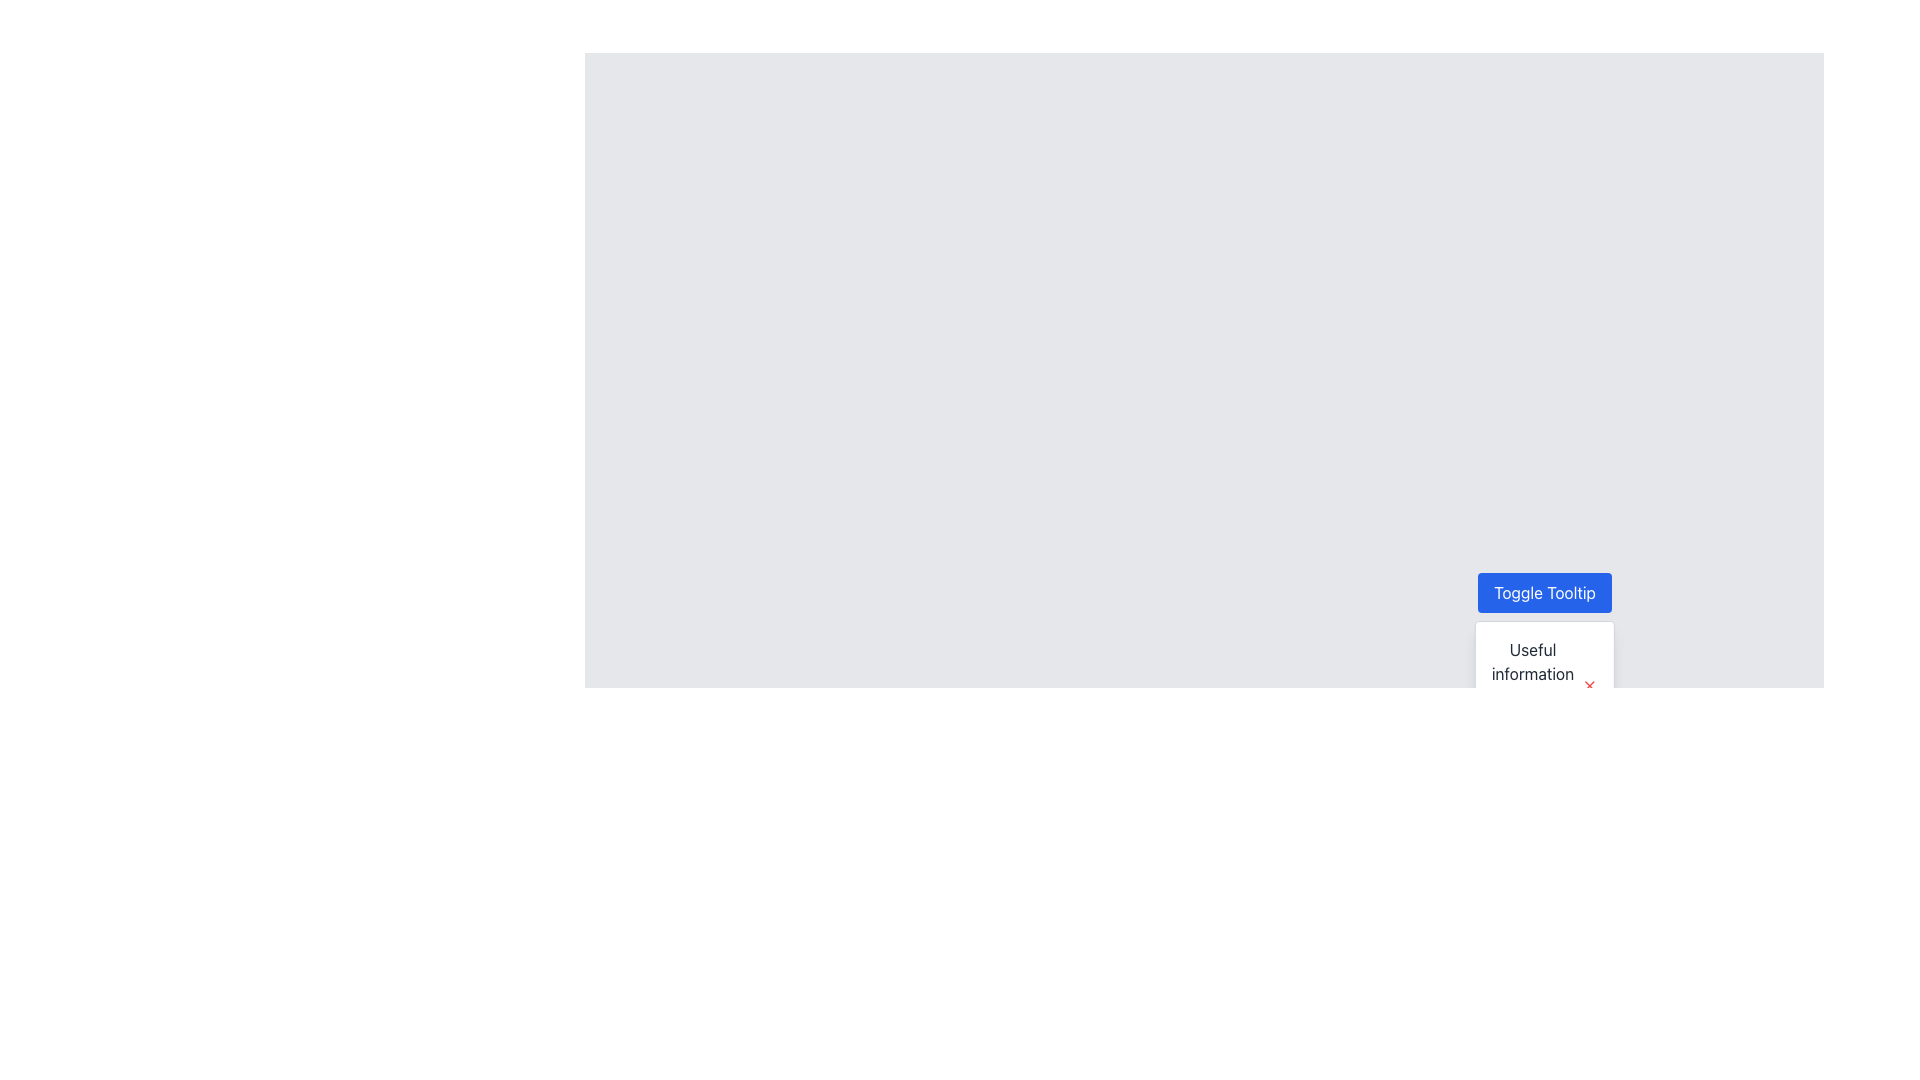  What do you see at coordinates (1588, 685) in the screenshot?
I see `the small red icon button resembling a close symbol located` at bounding box center [1588, 685].